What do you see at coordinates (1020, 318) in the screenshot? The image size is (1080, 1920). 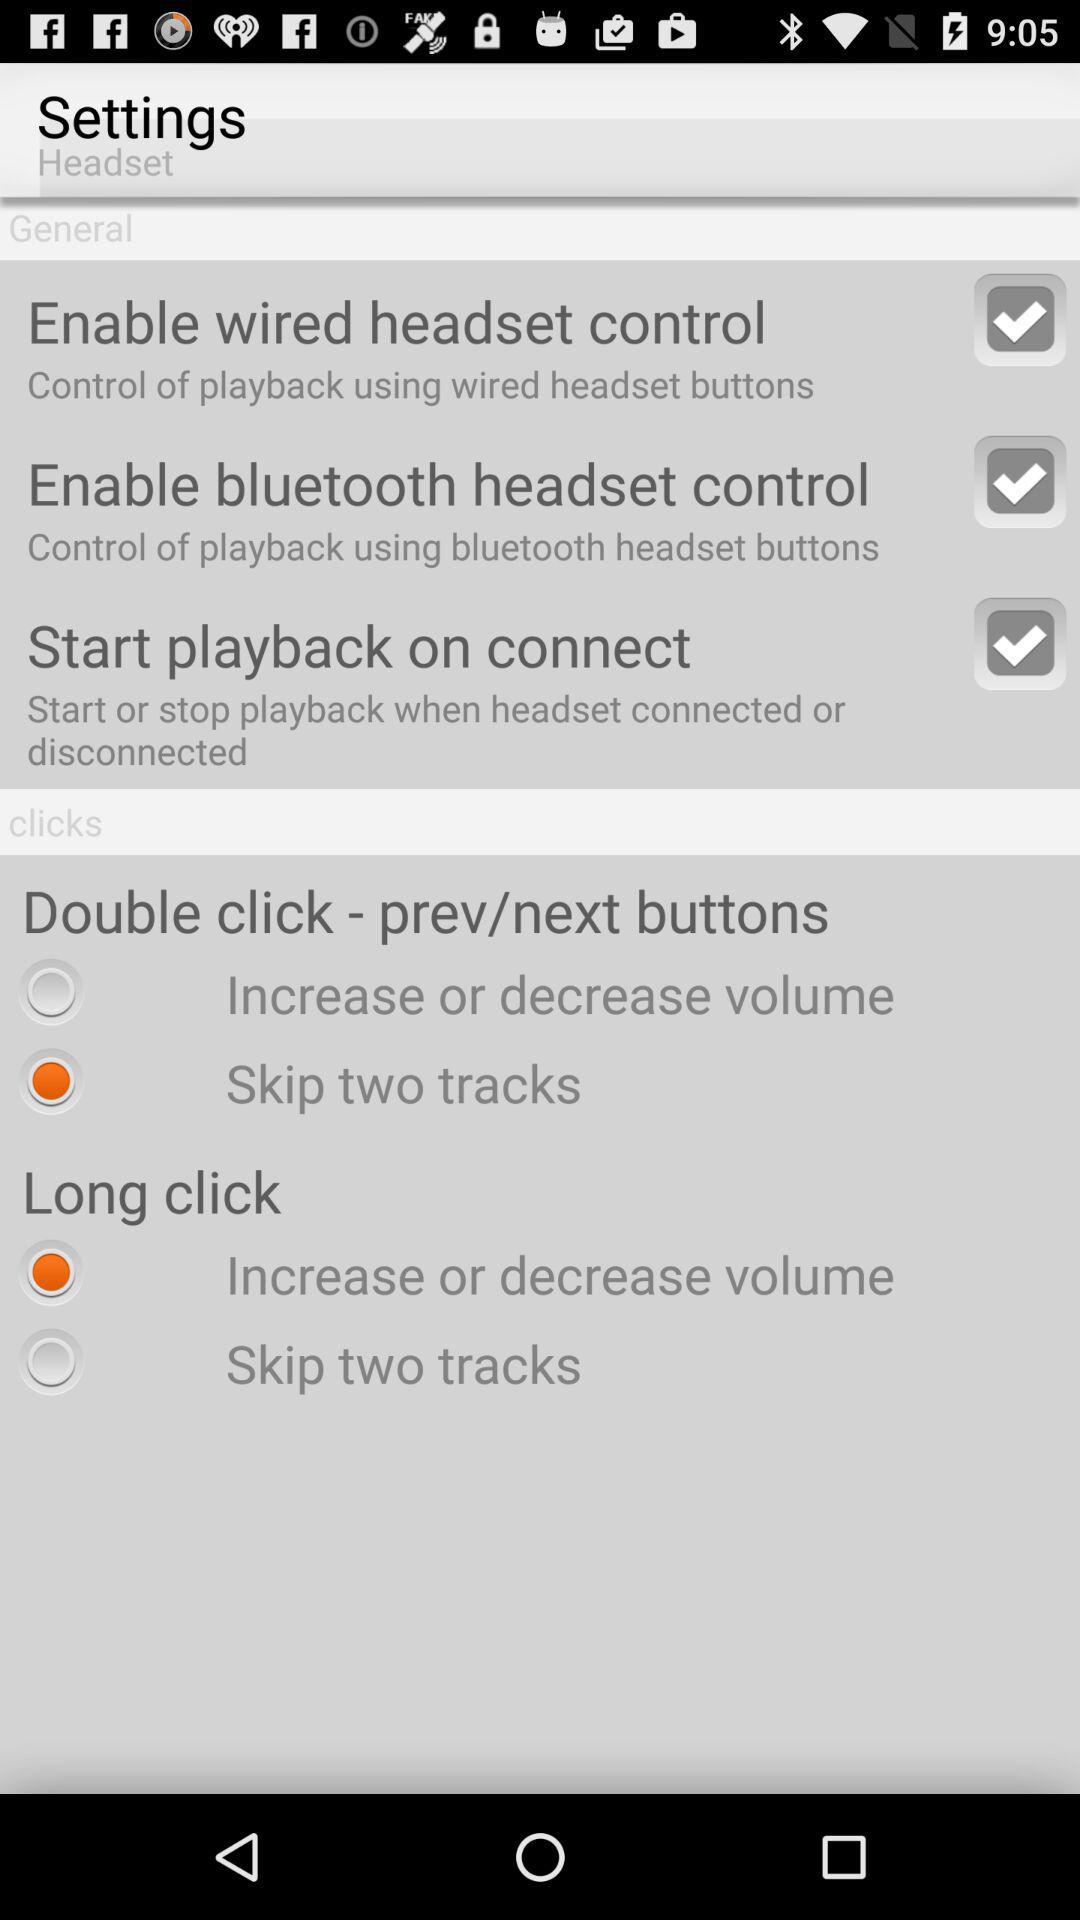 I see `setting` at bounding box center [1020, 318].